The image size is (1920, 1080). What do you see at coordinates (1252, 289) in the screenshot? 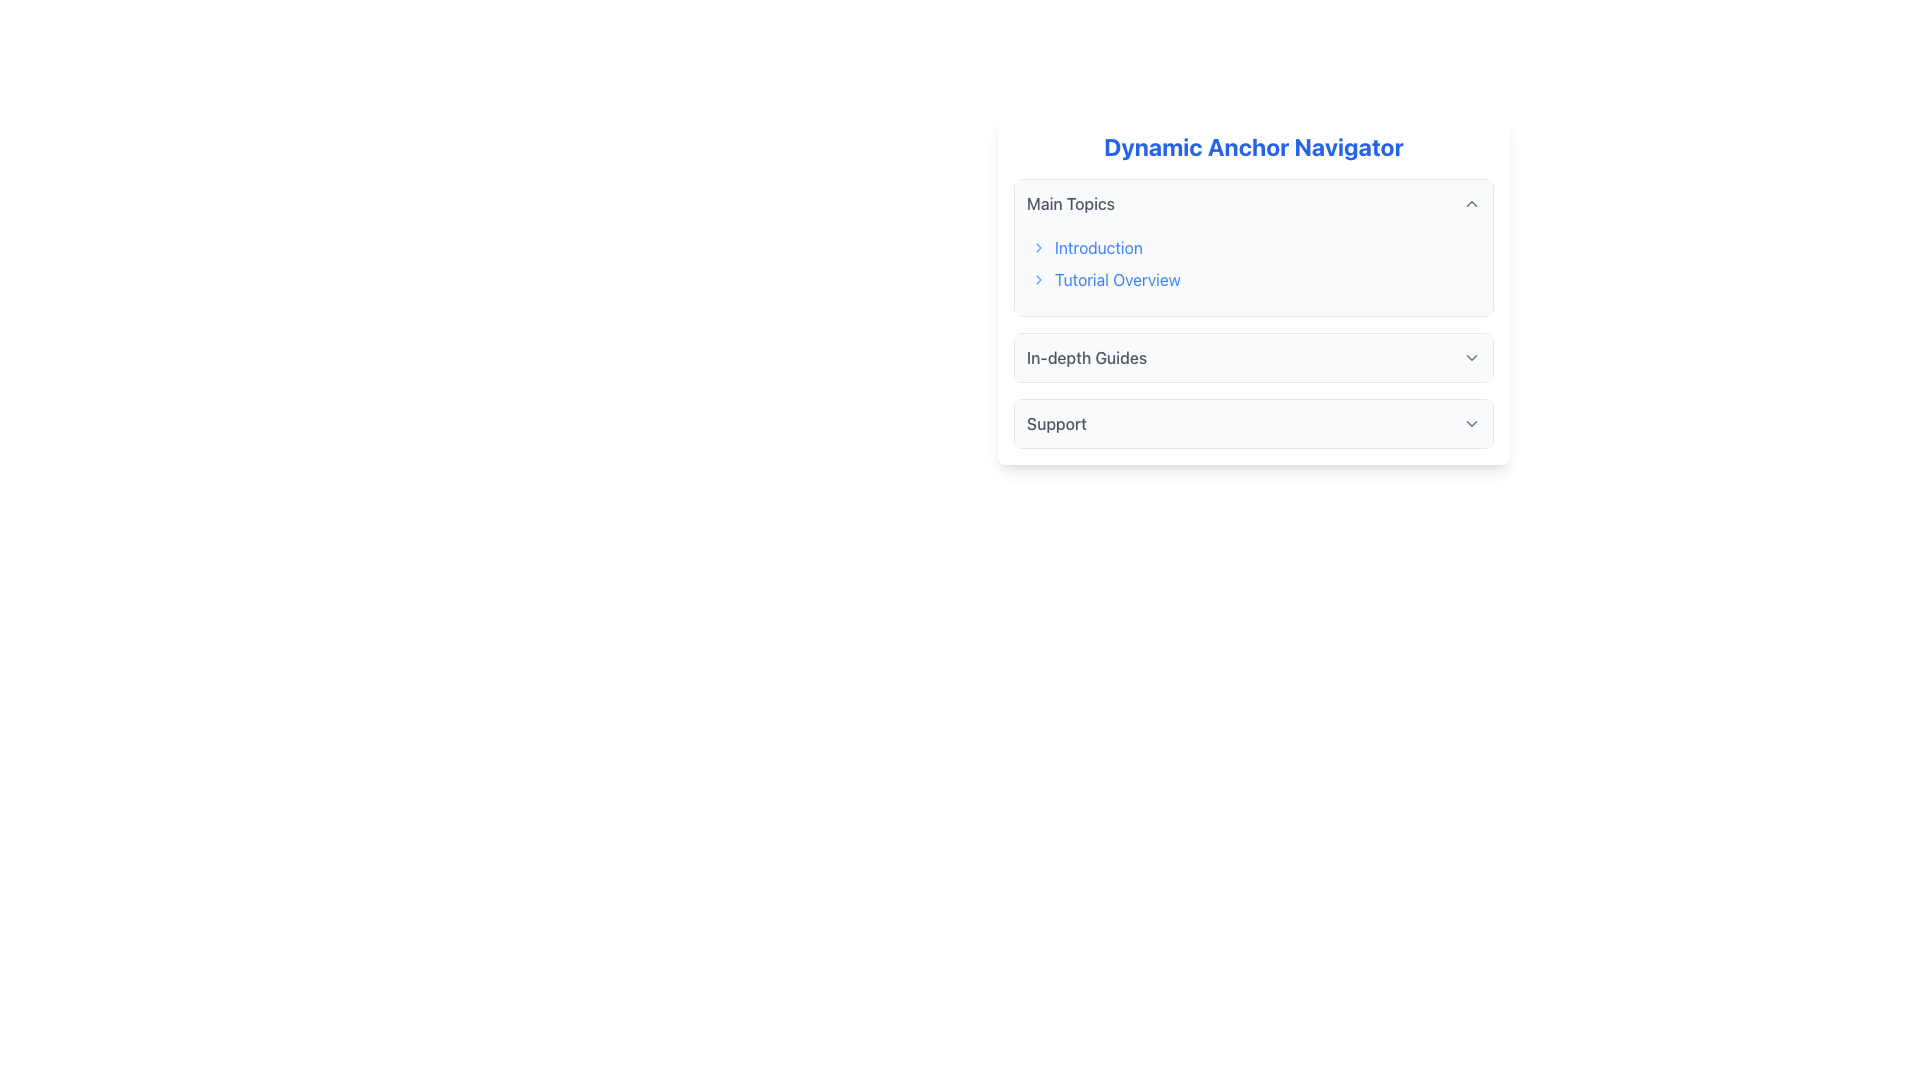
I see `the Collapsible Navigation Panel titled 'Dynamic Anchor Navigator'` at bounding box center [1252, 289].